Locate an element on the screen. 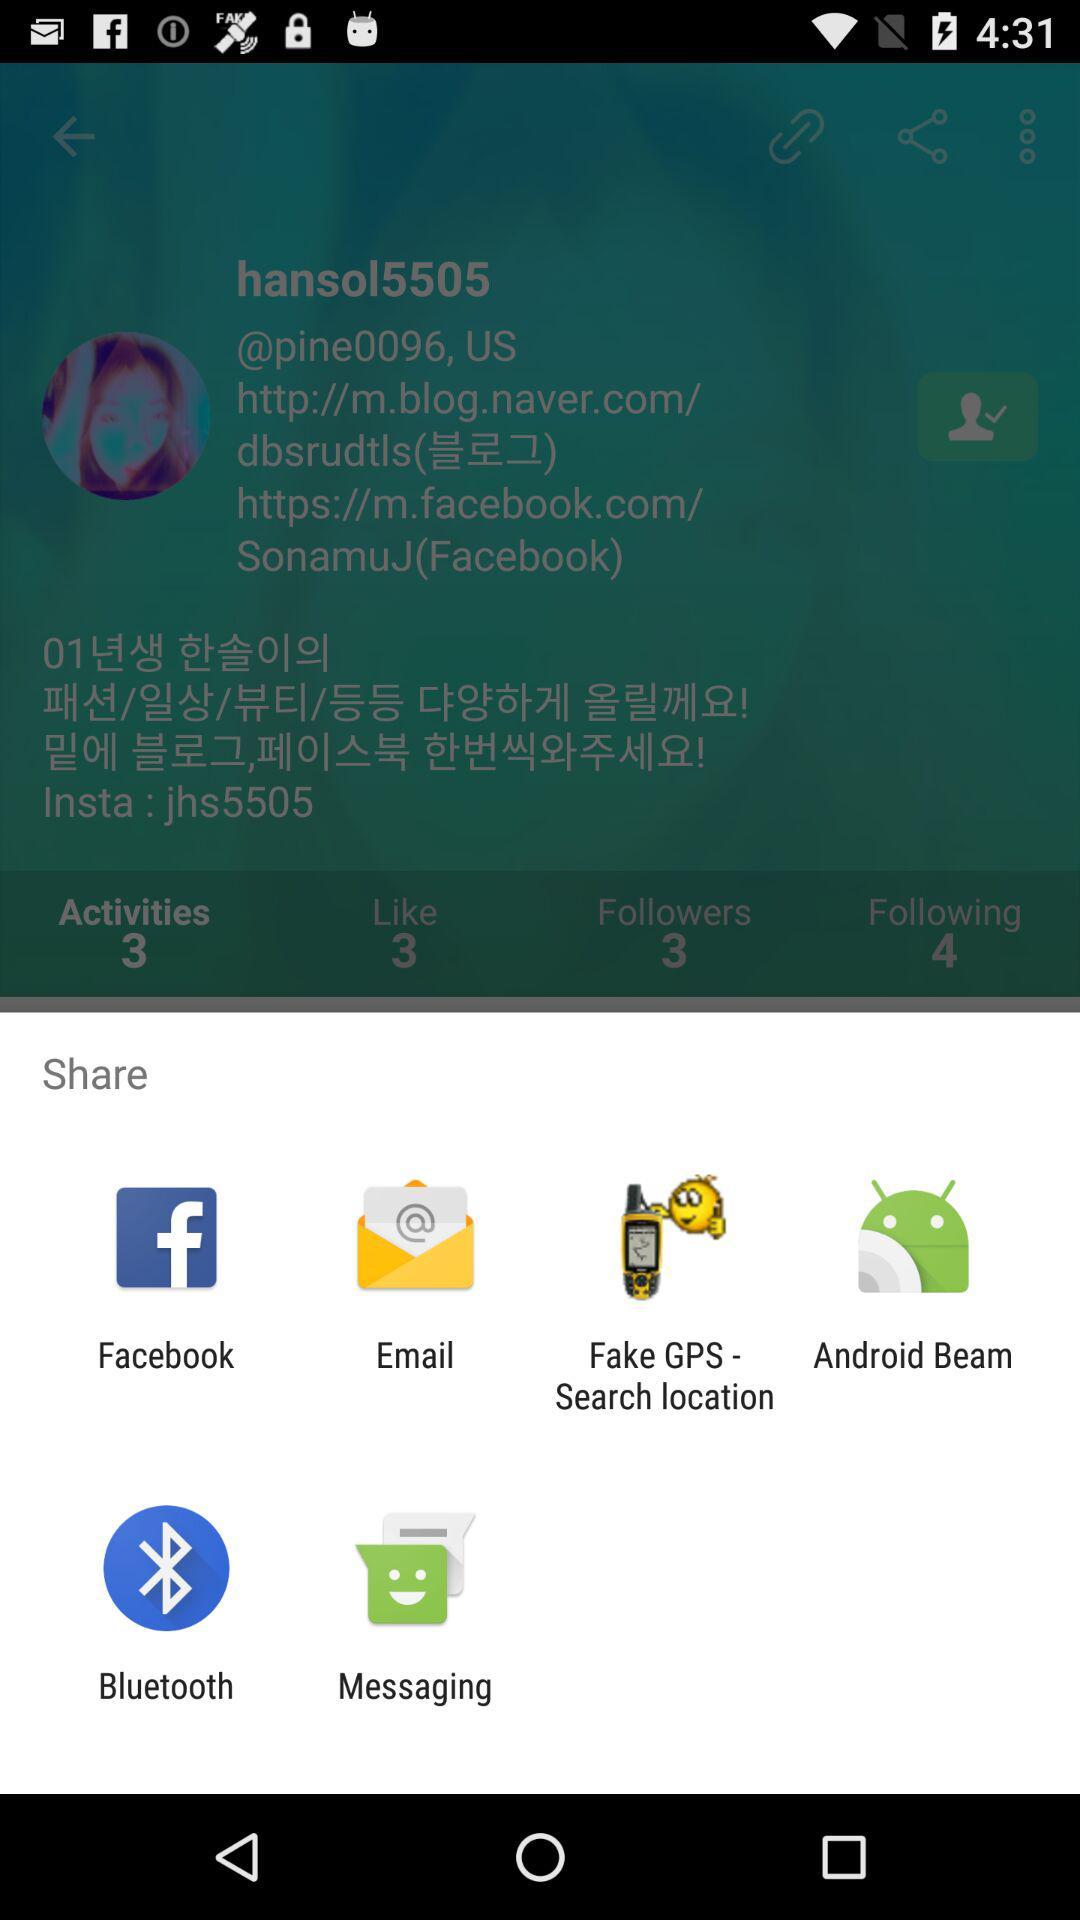 The image size is (1080, 1920). facebook is located at coordinates (165, 1374).